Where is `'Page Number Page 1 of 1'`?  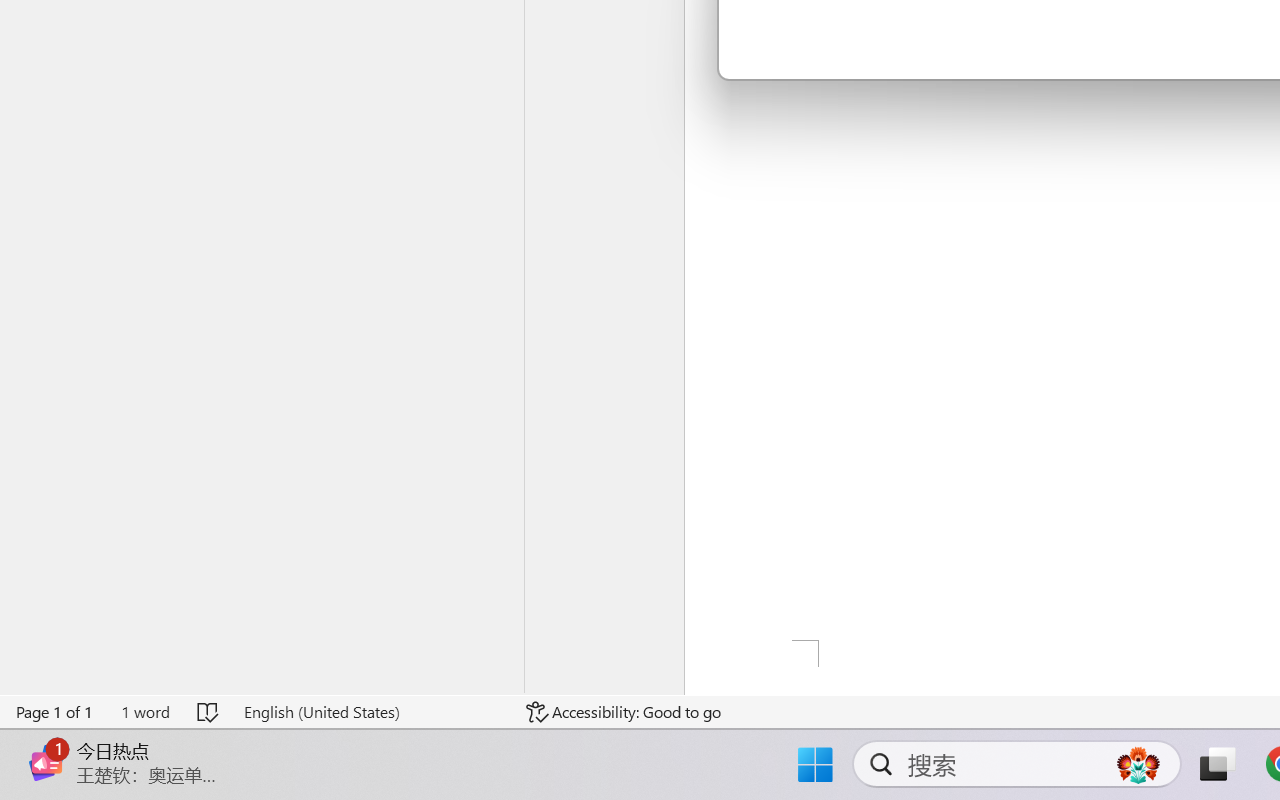
'Page Number Page 1 of 1' is located at coordinates (55, 711).